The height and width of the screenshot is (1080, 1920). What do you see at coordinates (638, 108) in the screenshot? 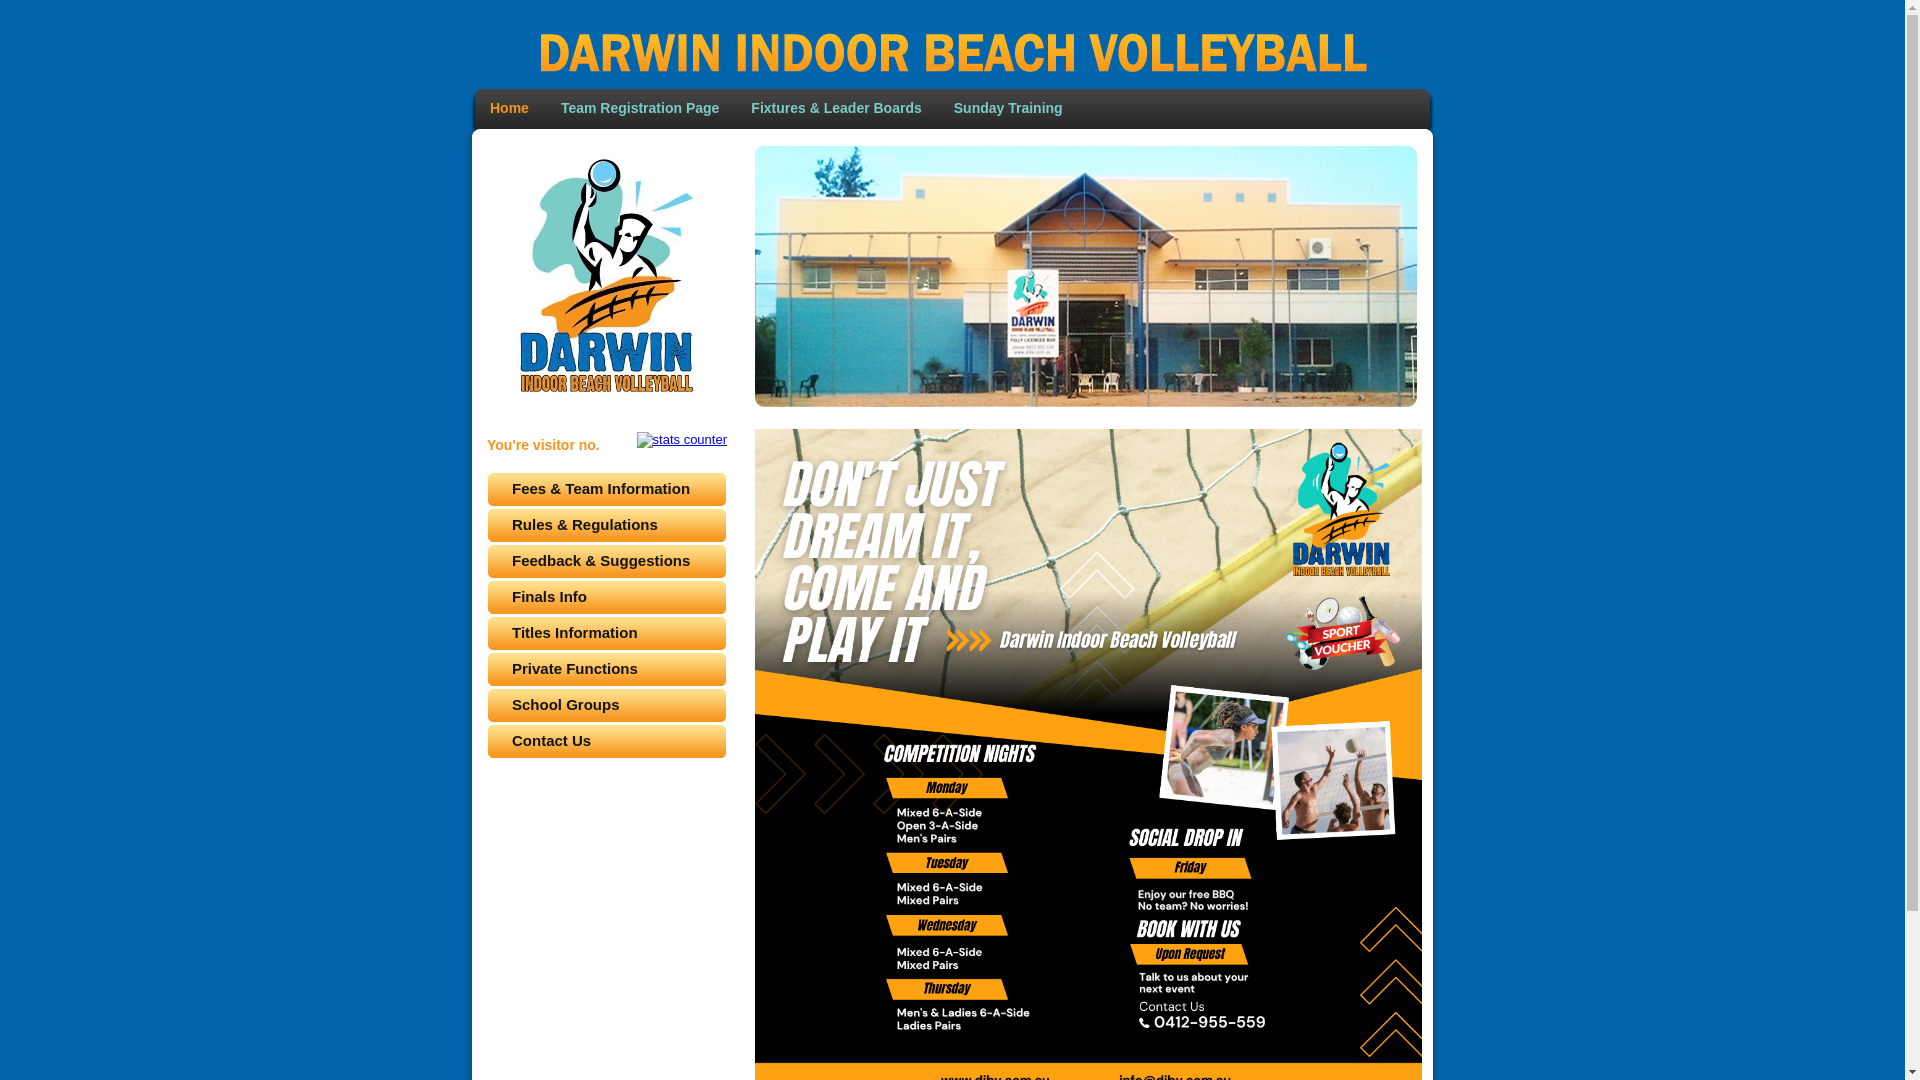
I see `'Team Registration Page'` at bounding box center [638, 108].